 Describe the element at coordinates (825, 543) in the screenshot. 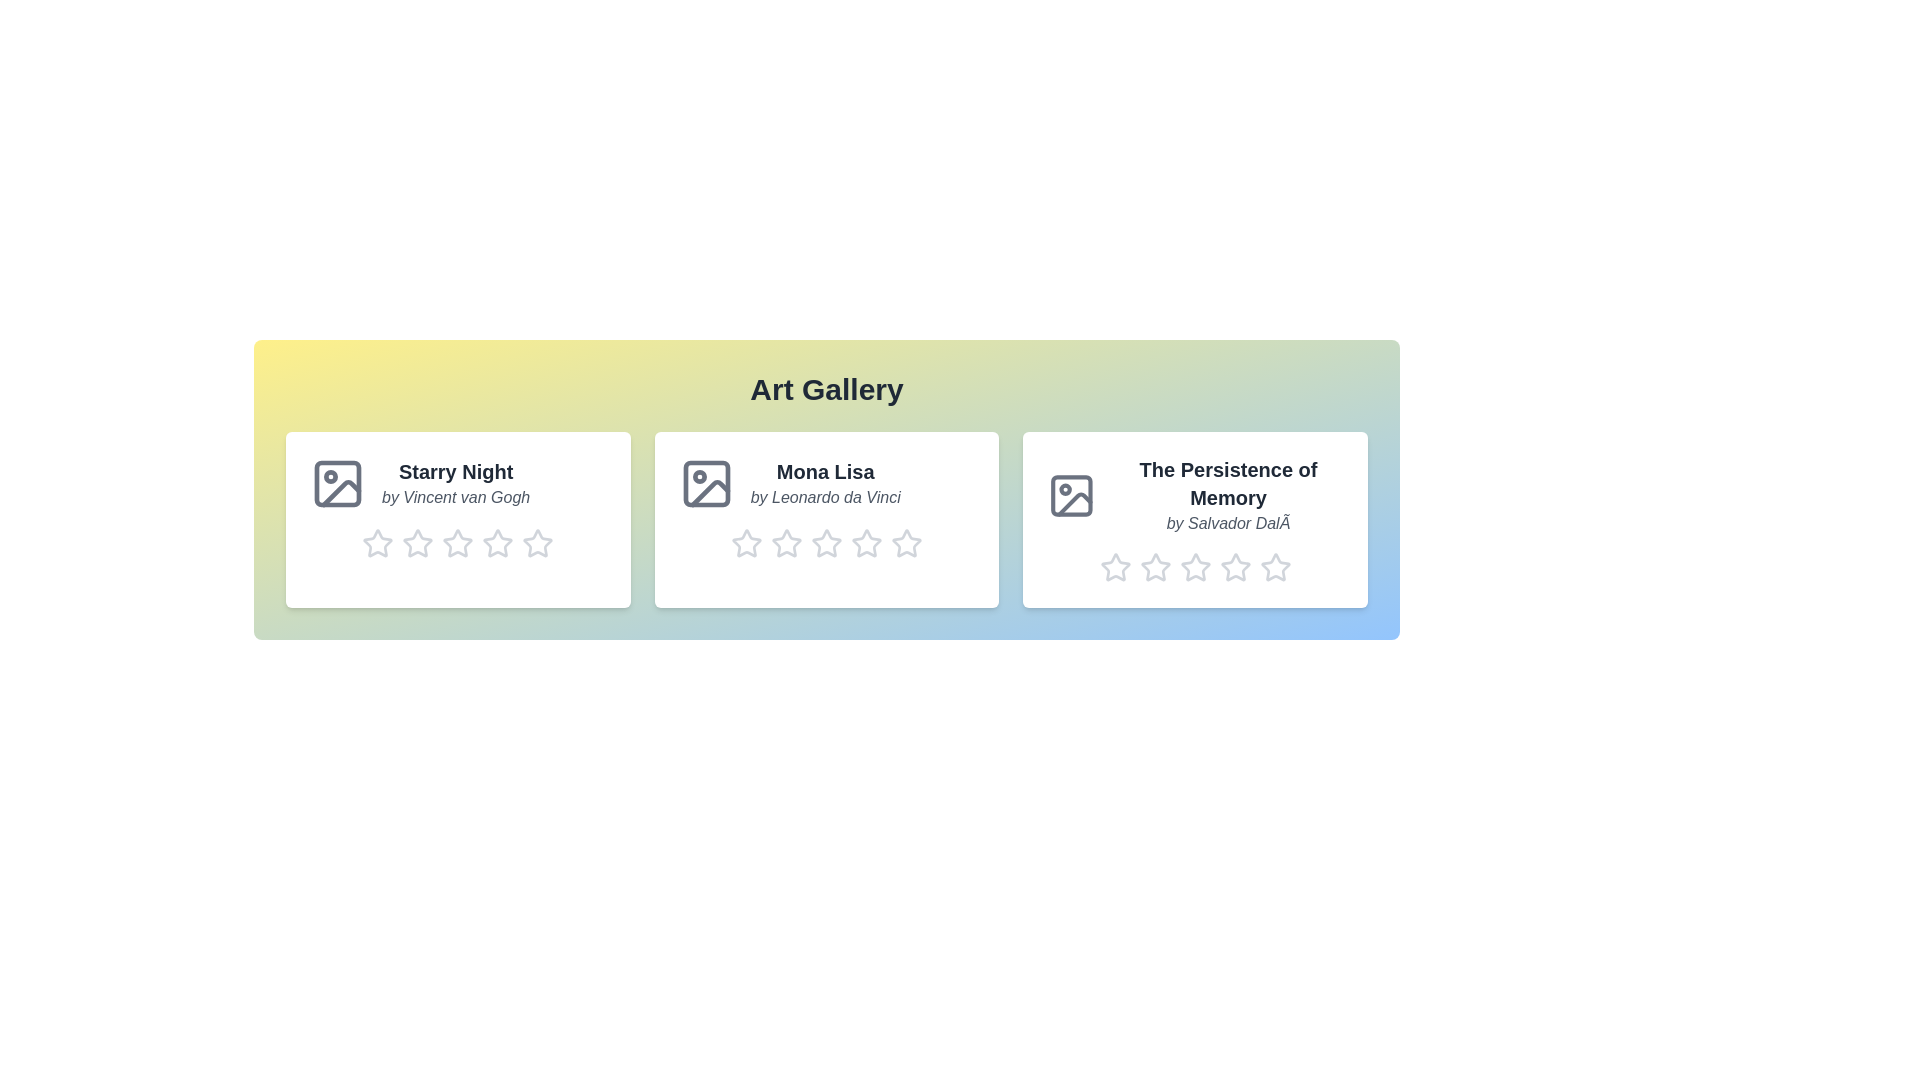

I see `the rating for the artwork 'Mona Lisa' to 3 stars` at that location.